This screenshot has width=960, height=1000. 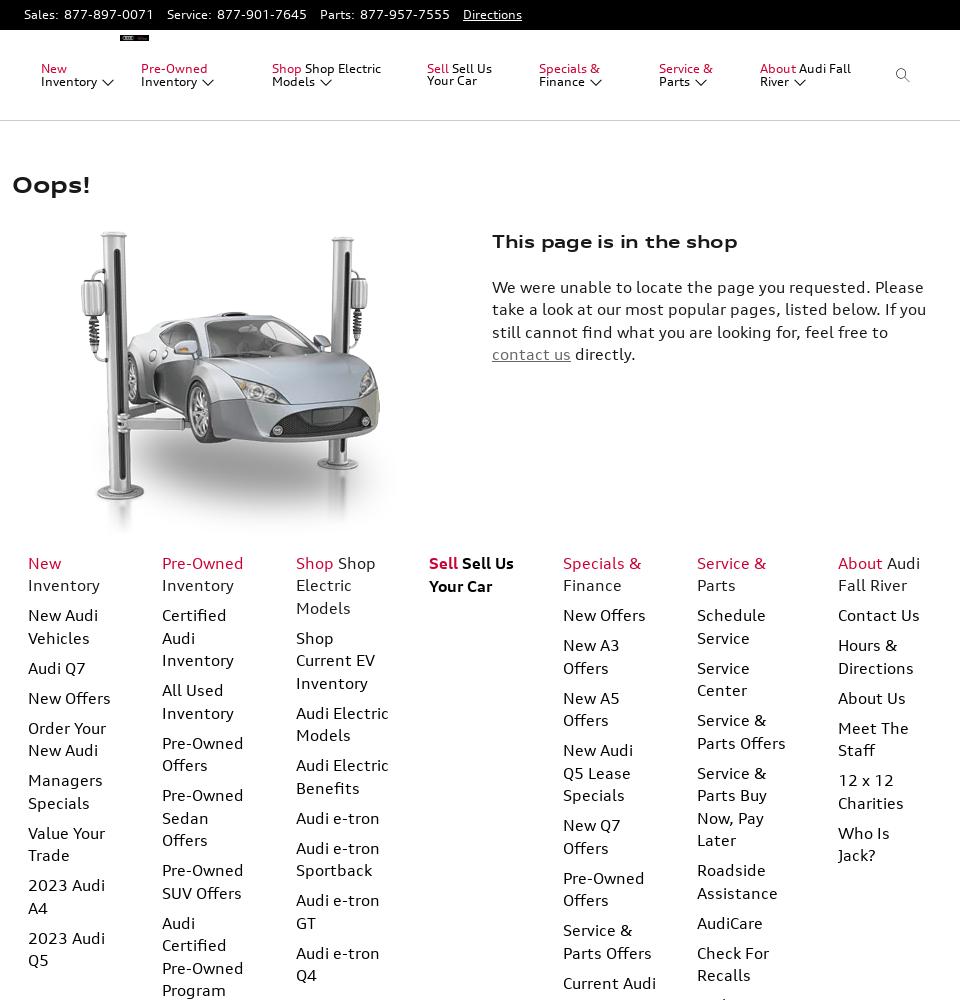 What do you see at coordinates (341, 722) in the screenshot?
I see `'Audi Electric Models'` at bounding box center [341, 722].